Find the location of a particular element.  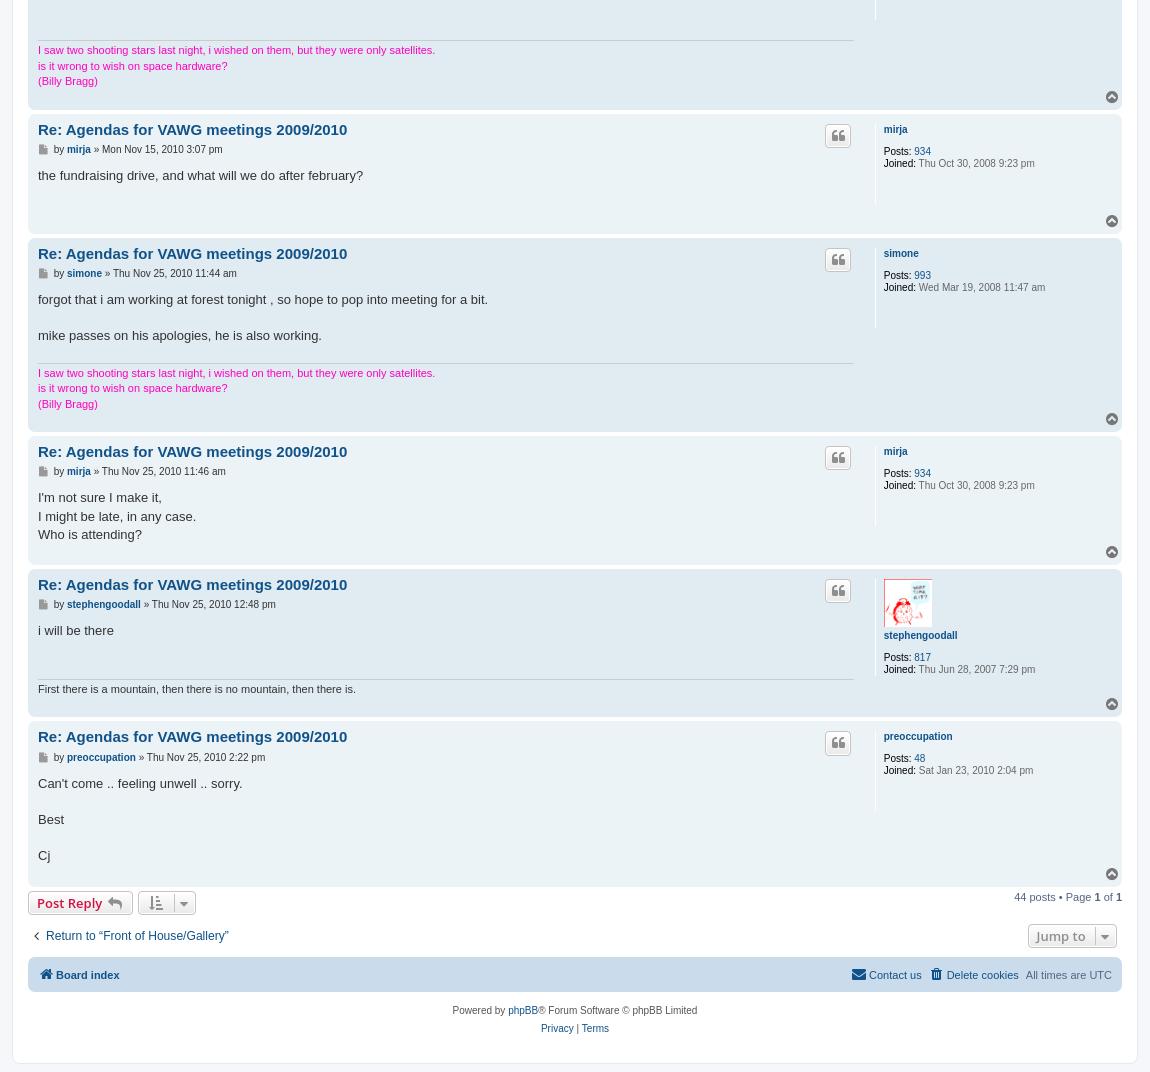

'of' is located at coordinates (1107, 895).